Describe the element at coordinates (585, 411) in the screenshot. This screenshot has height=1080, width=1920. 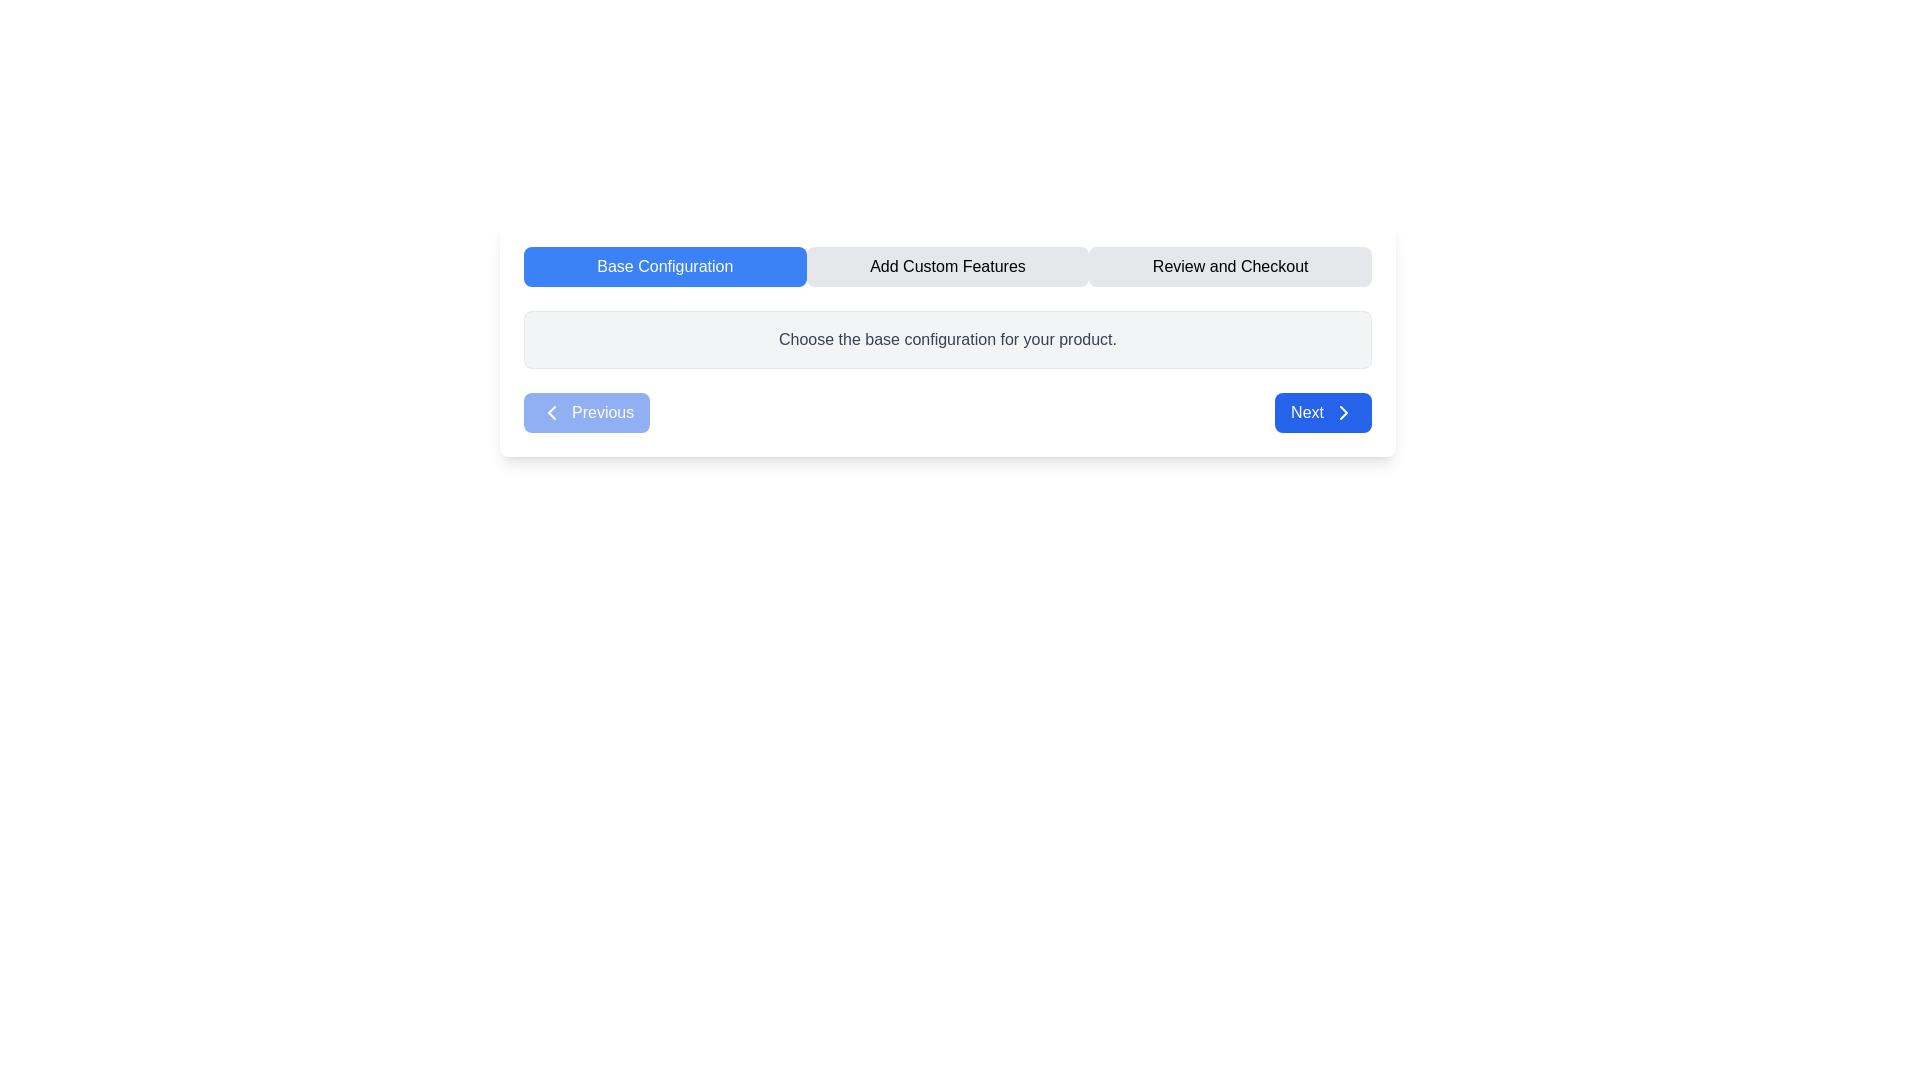
I see `the 'Previous' button located in the bottom-left corner of the interface, to the left of the 'Next' button` at that location.